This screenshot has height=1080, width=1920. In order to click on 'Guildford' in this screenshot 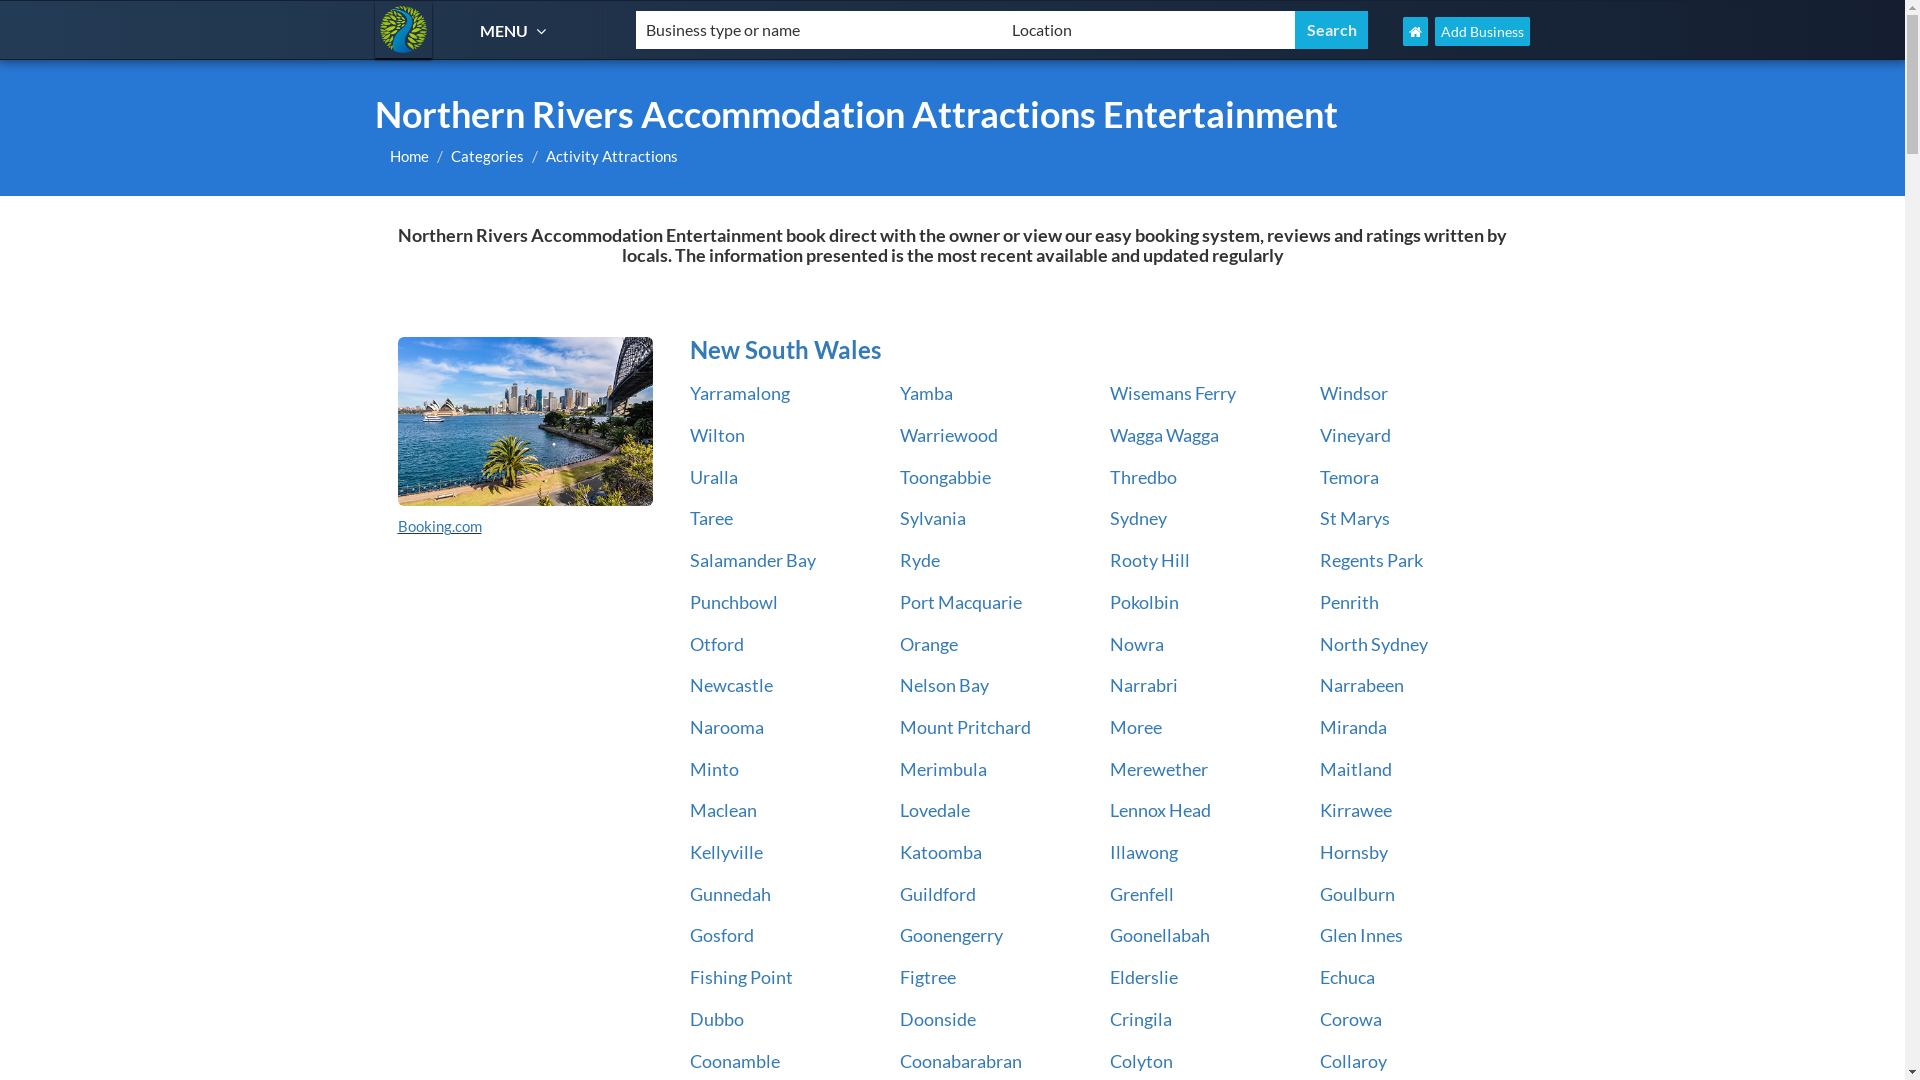, I will do `click(936, 893)`.